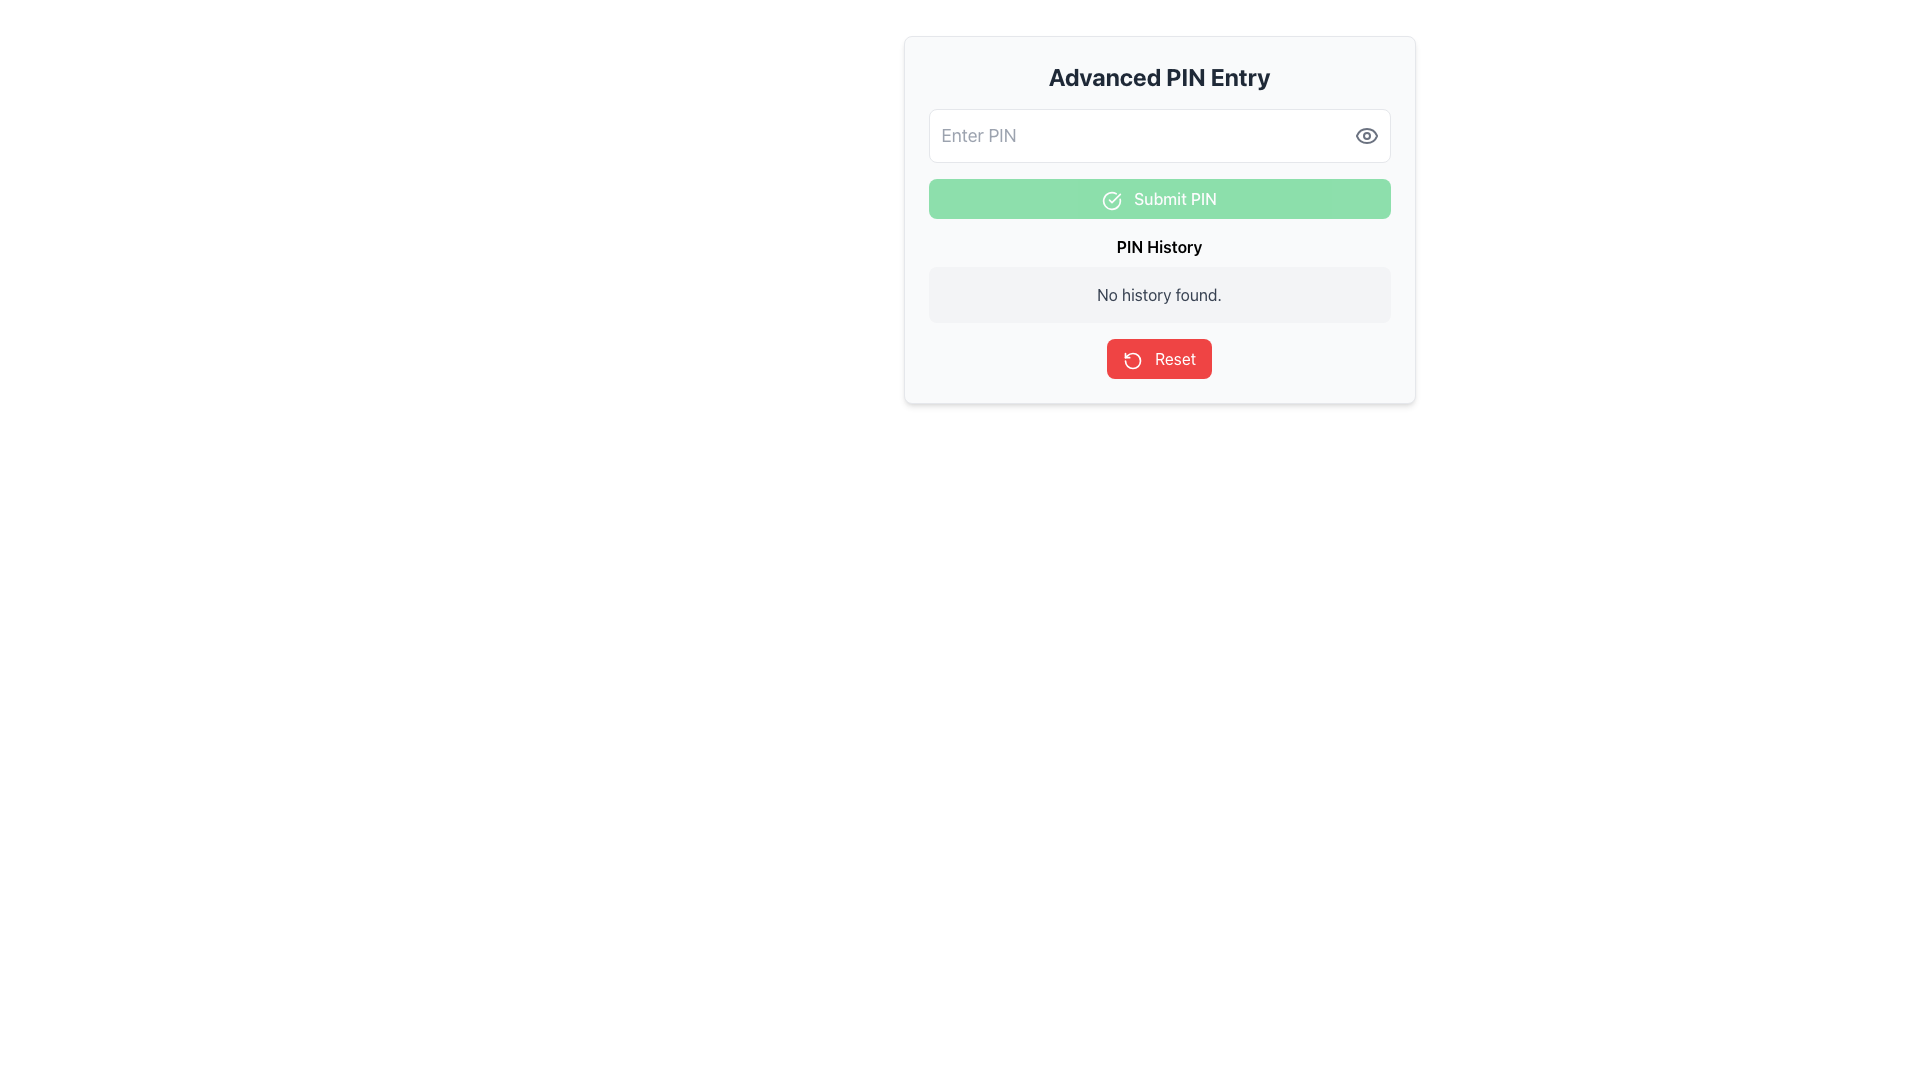 This screenshot has width=1920, height=1080. Describe the element at coordinates (1159, 199) in the screenshot. I see `the disabled submit button for PIN entry located in the center panel of the 'Advanced PIN Entry' form, positioned below the 'Enter PIN' input field and above the 'PIN History' section` at that location.